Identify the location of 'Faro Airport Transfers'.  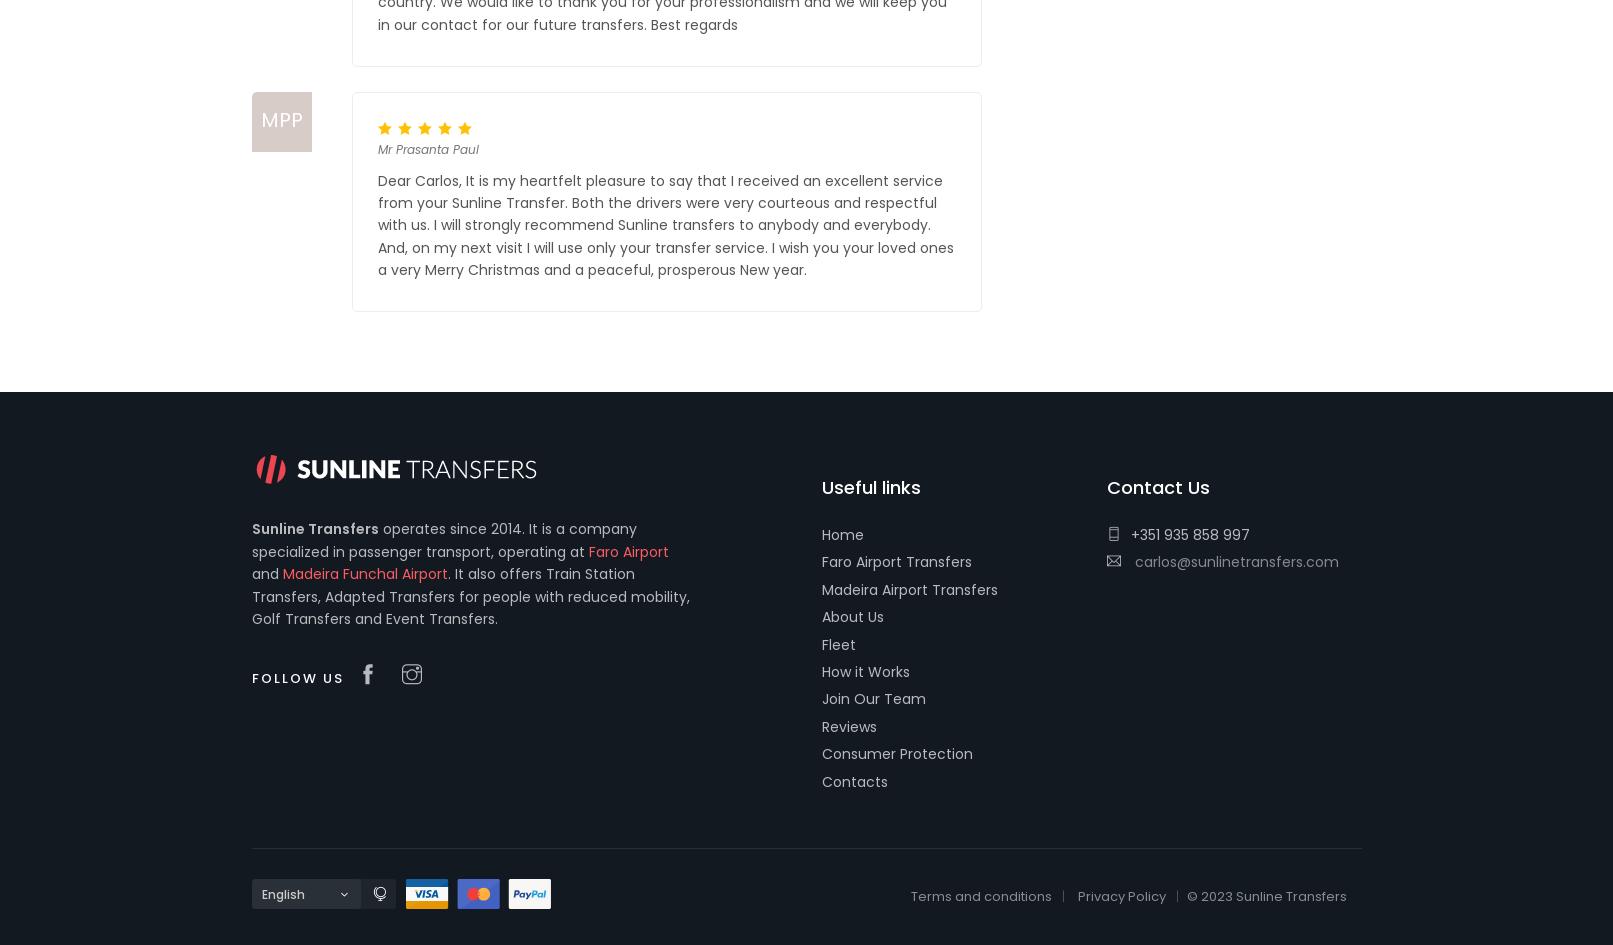
(896, 561).